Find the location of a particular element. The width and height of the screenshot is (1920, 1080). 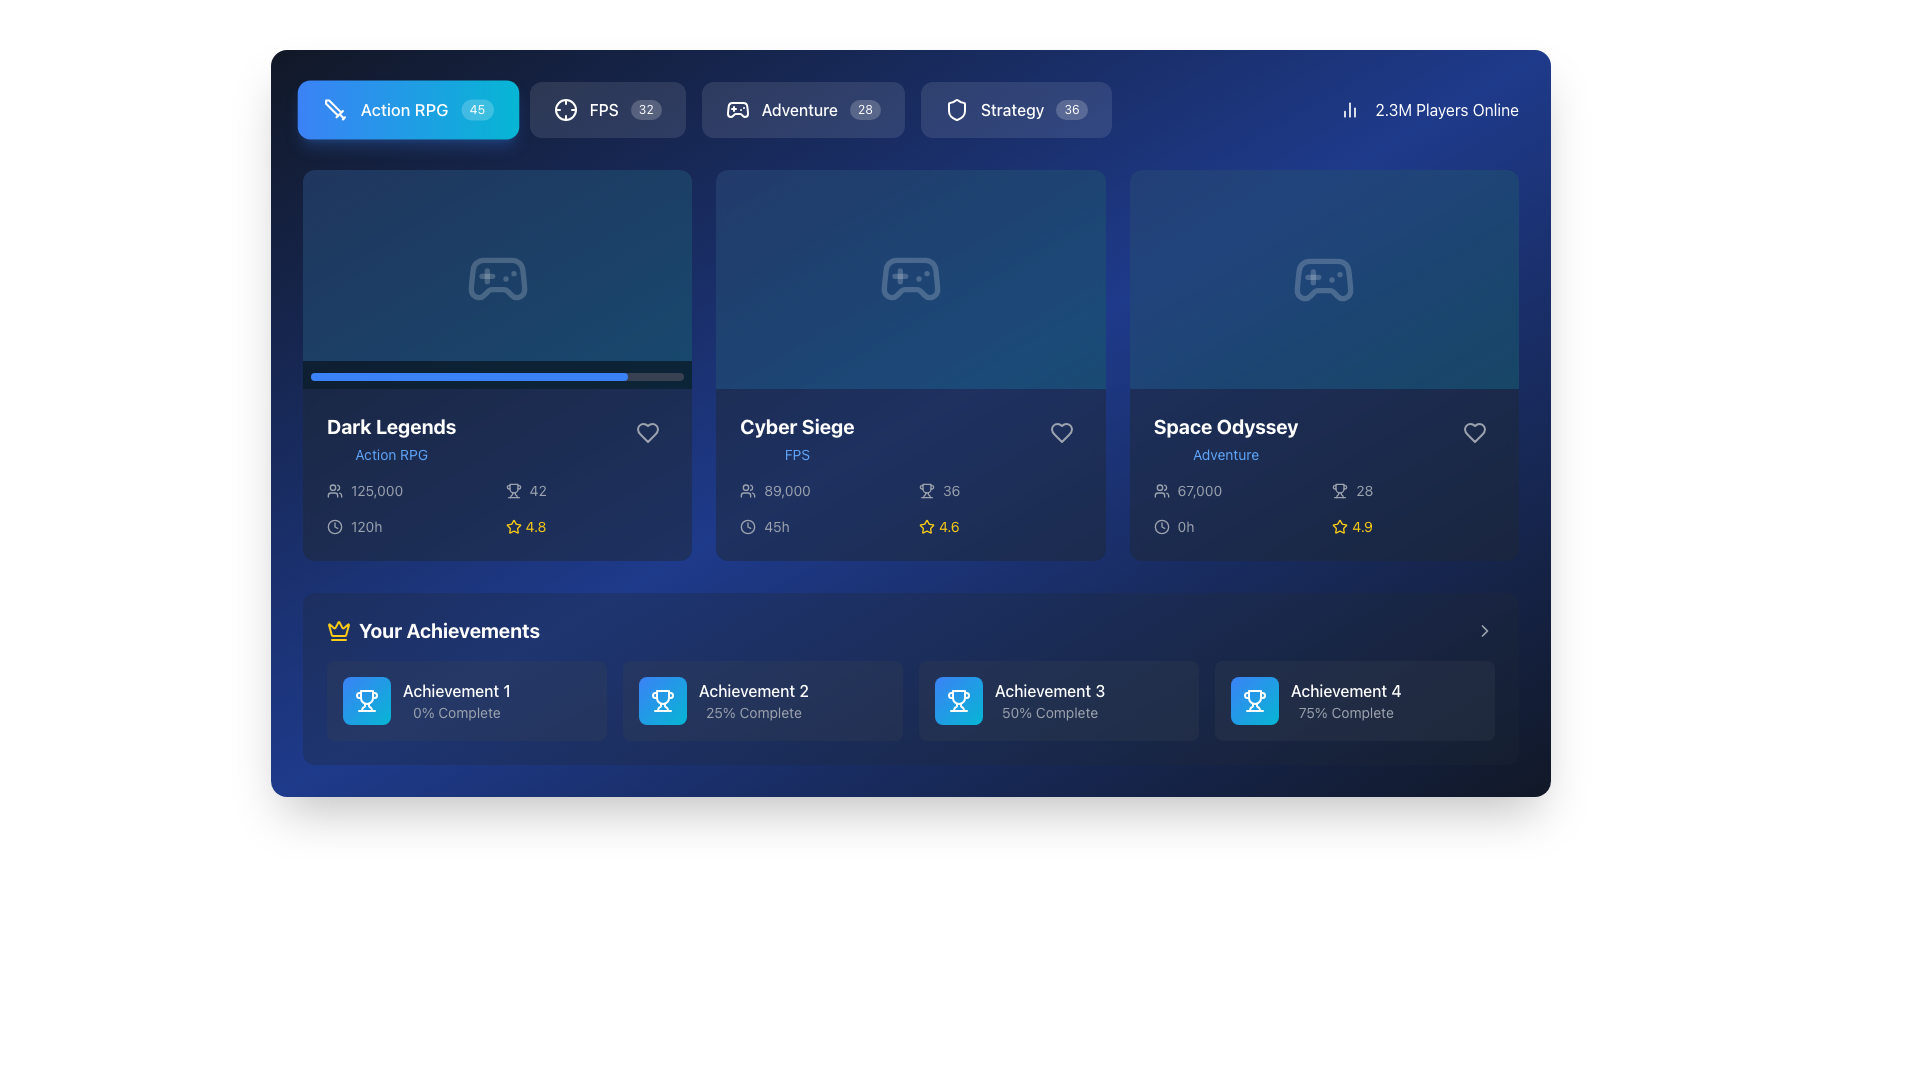

the text component displaying 'Achievement 3' and '50% Complete' is located at coordinates (1049, 700).